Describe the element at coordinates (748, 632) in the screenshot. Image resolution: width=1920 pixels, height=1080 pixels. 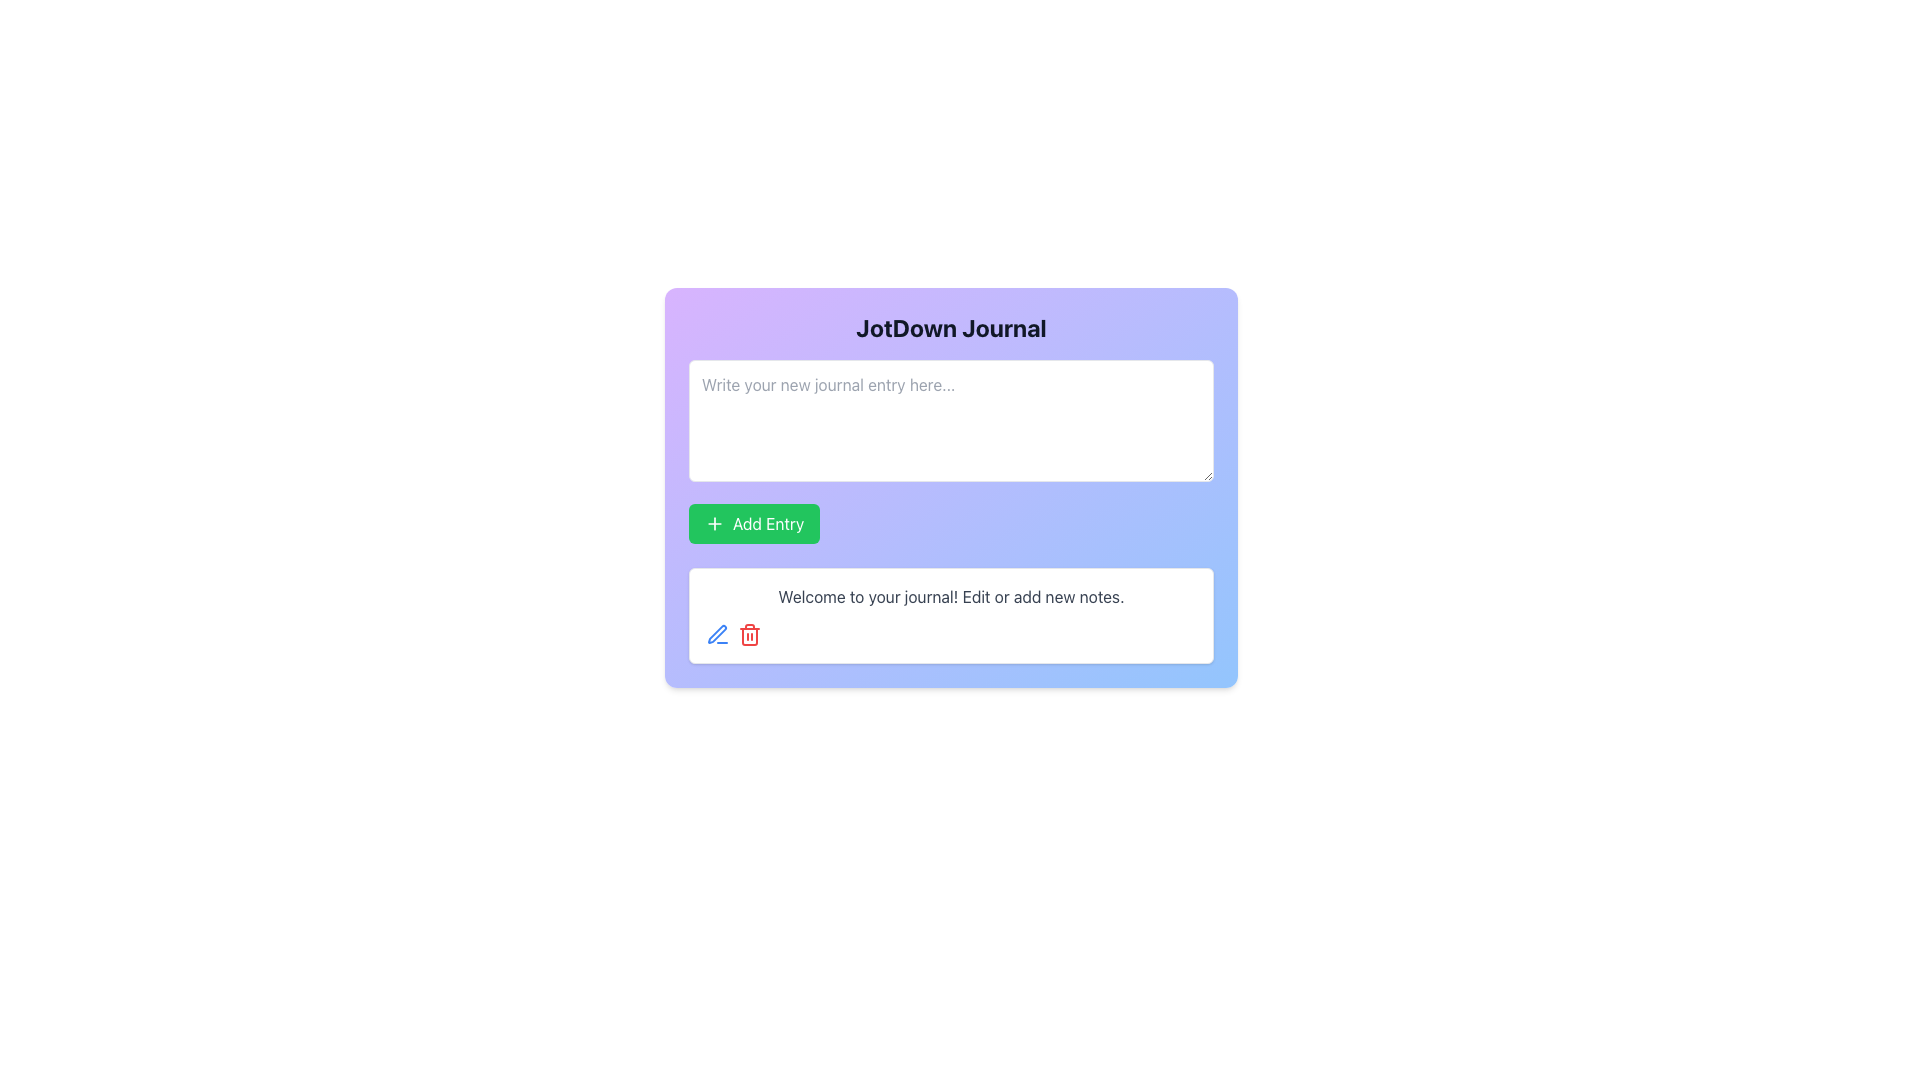
I see `the red trash can icon-button, which is the second interactive element` at that location.